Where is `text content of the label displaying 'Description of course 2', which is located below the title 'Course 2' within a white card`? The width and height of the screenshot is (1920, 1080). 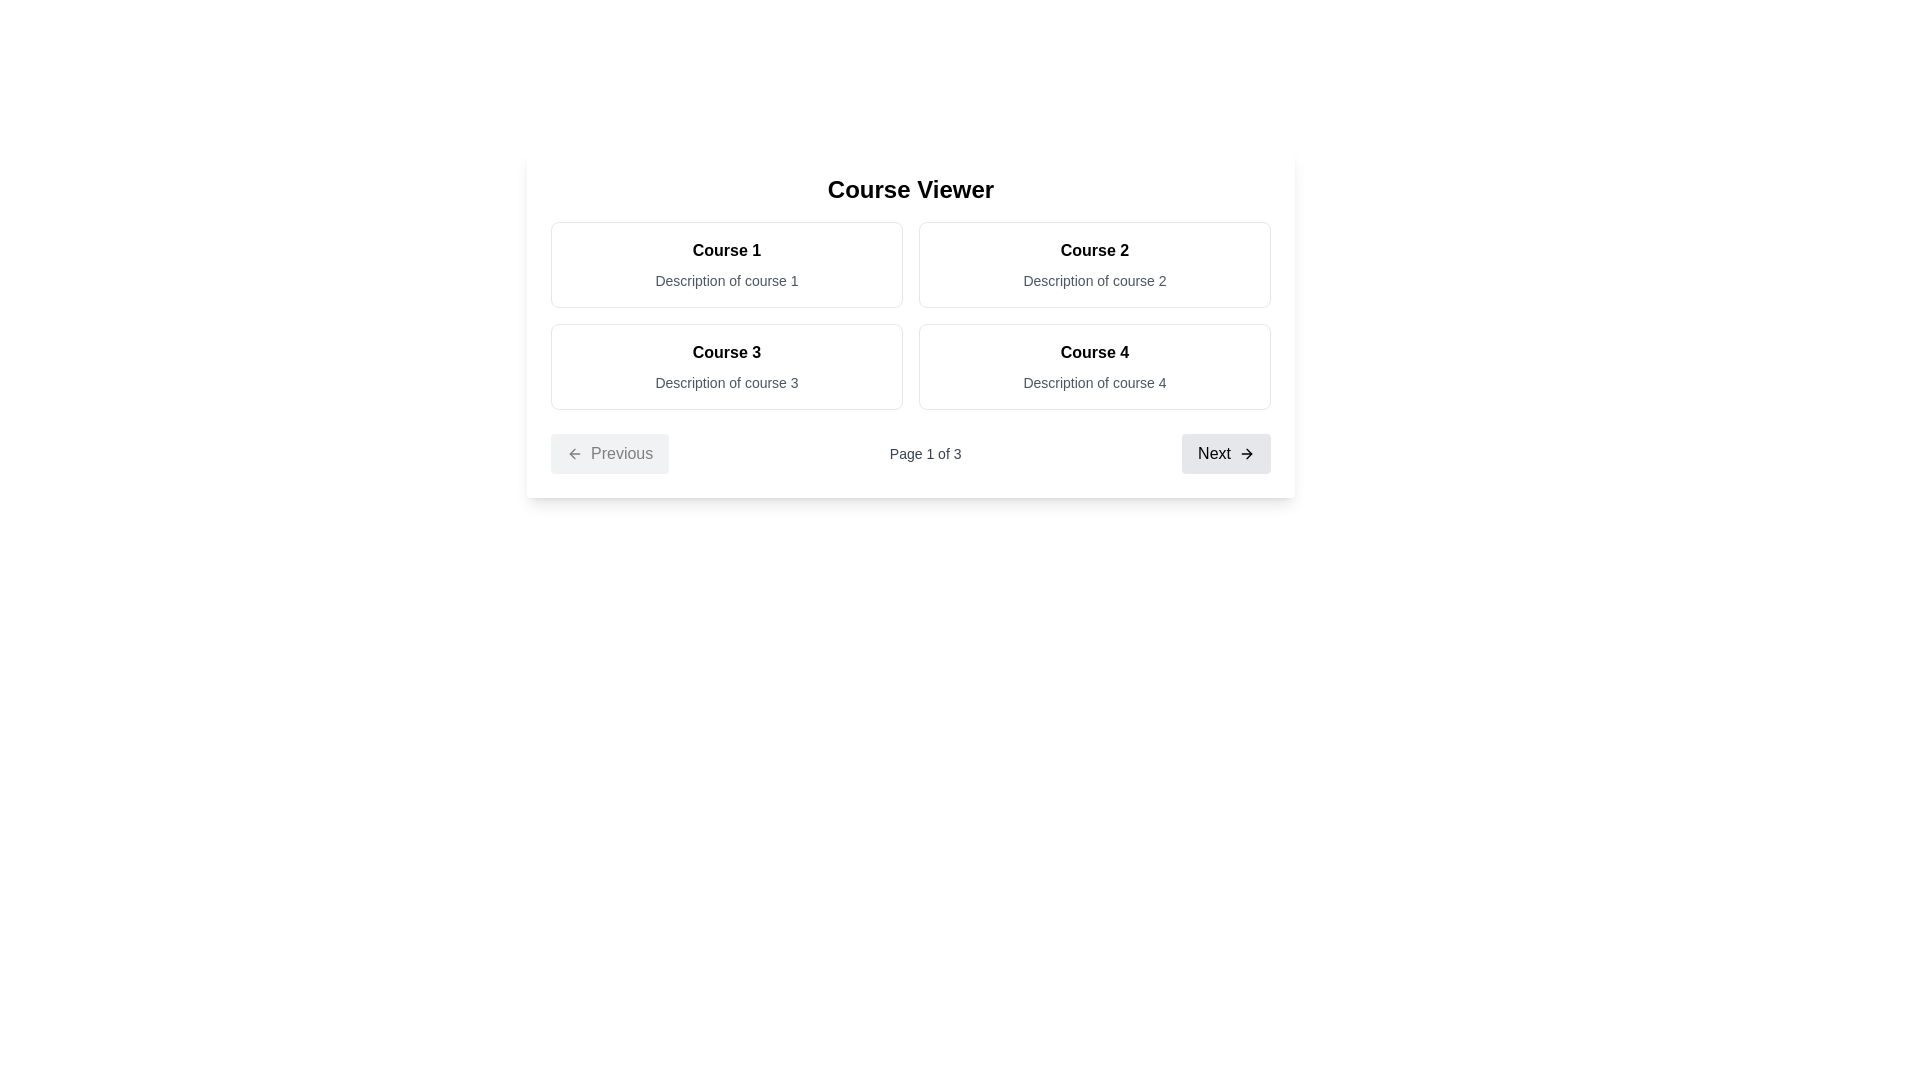
text content of the label displaying 'Description of course 2', which is located below the title 'Course 2' within a white card is located at coordinates (1093, 281).